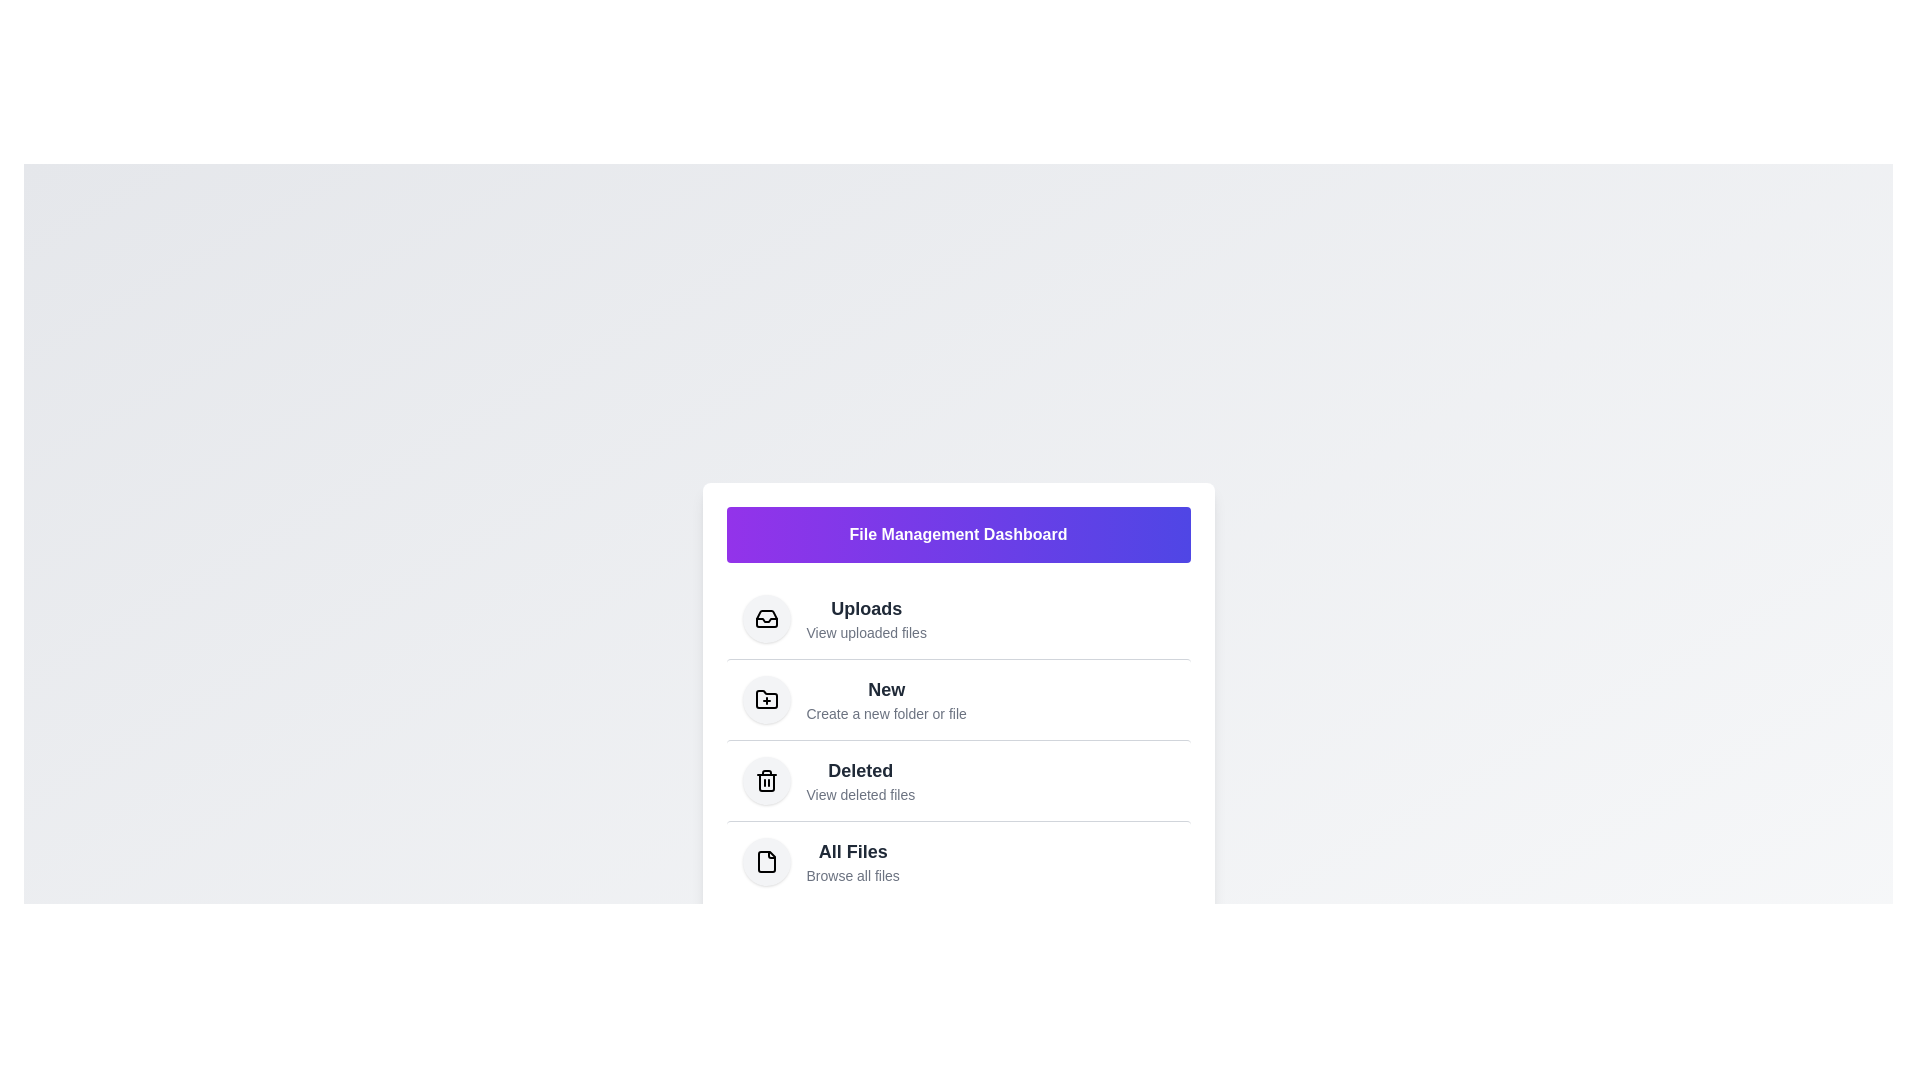 This screenshot has height=1080, width=1920. I want to click on the menu item 'All Files' to trigger its visual feedback, so click(957, 859).